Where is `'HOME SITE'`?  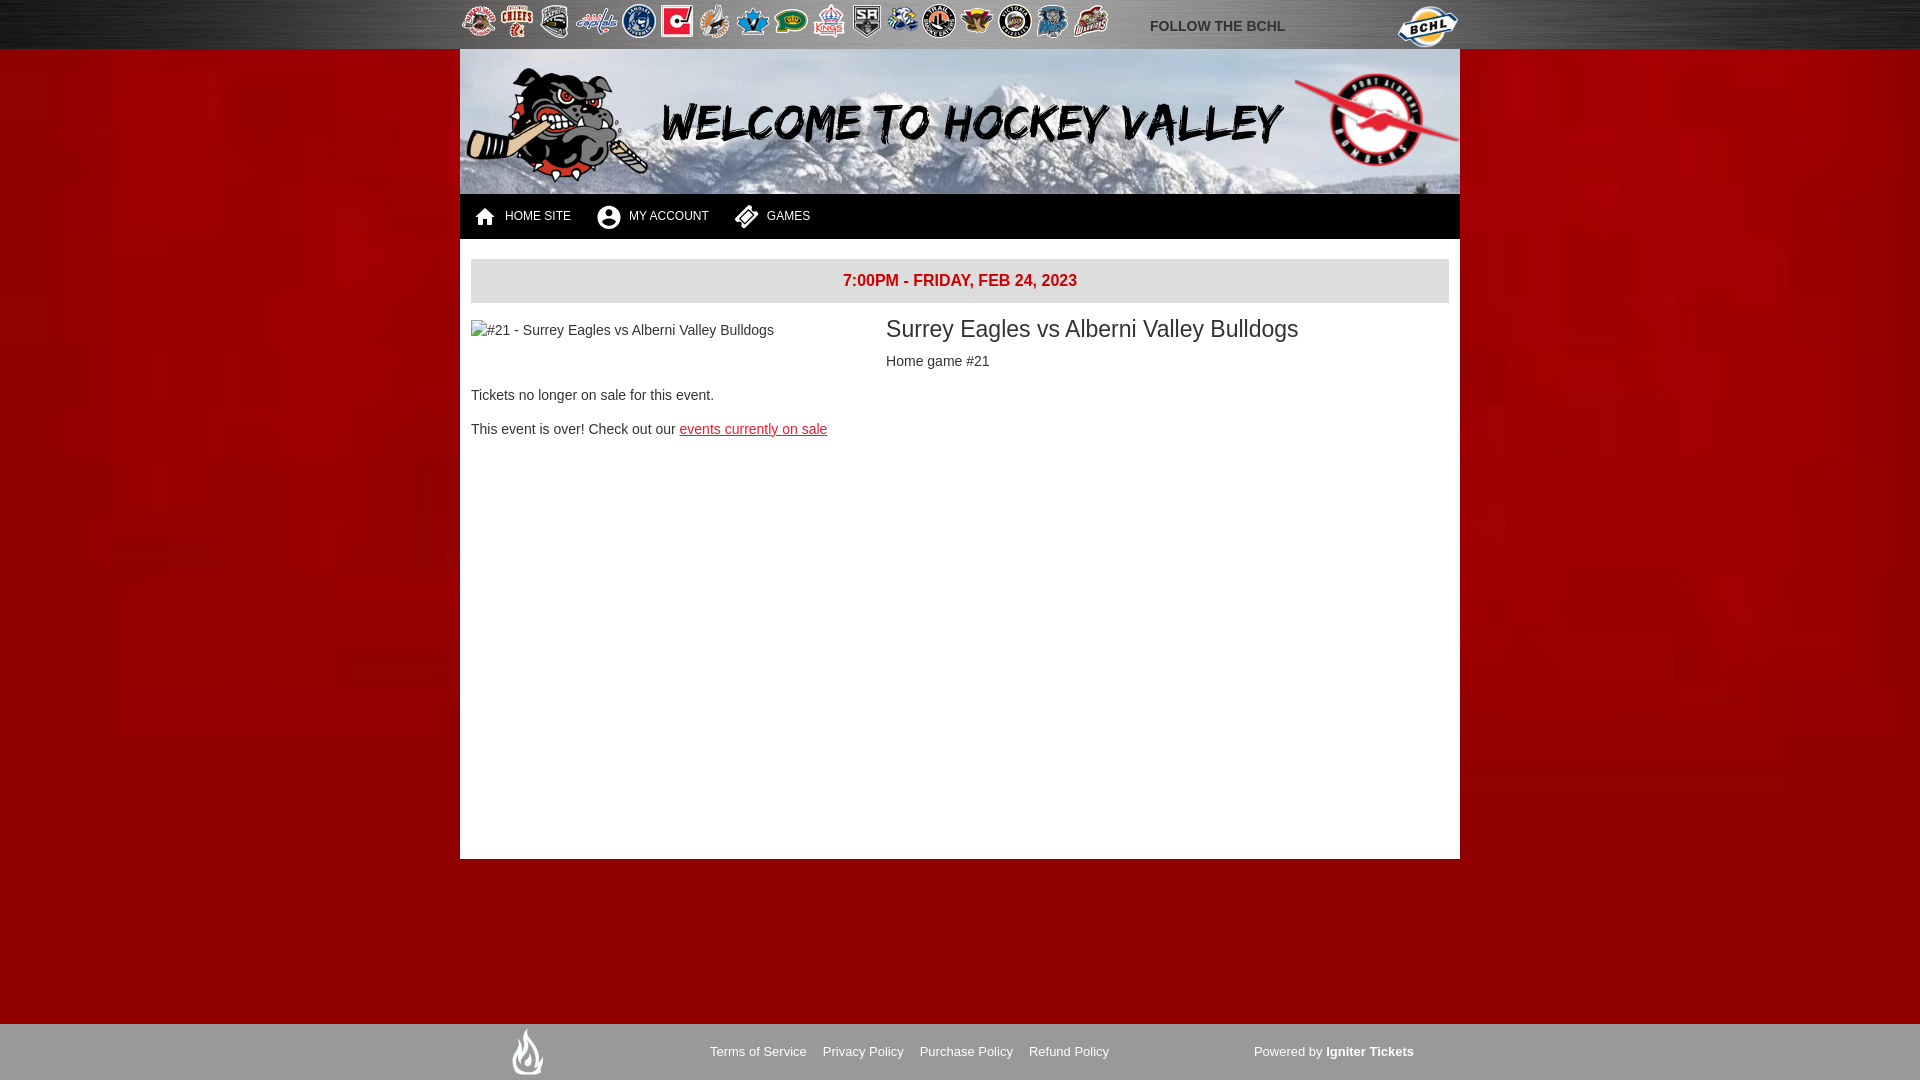 'HOME SITE' is located at coordinates (522, 216).